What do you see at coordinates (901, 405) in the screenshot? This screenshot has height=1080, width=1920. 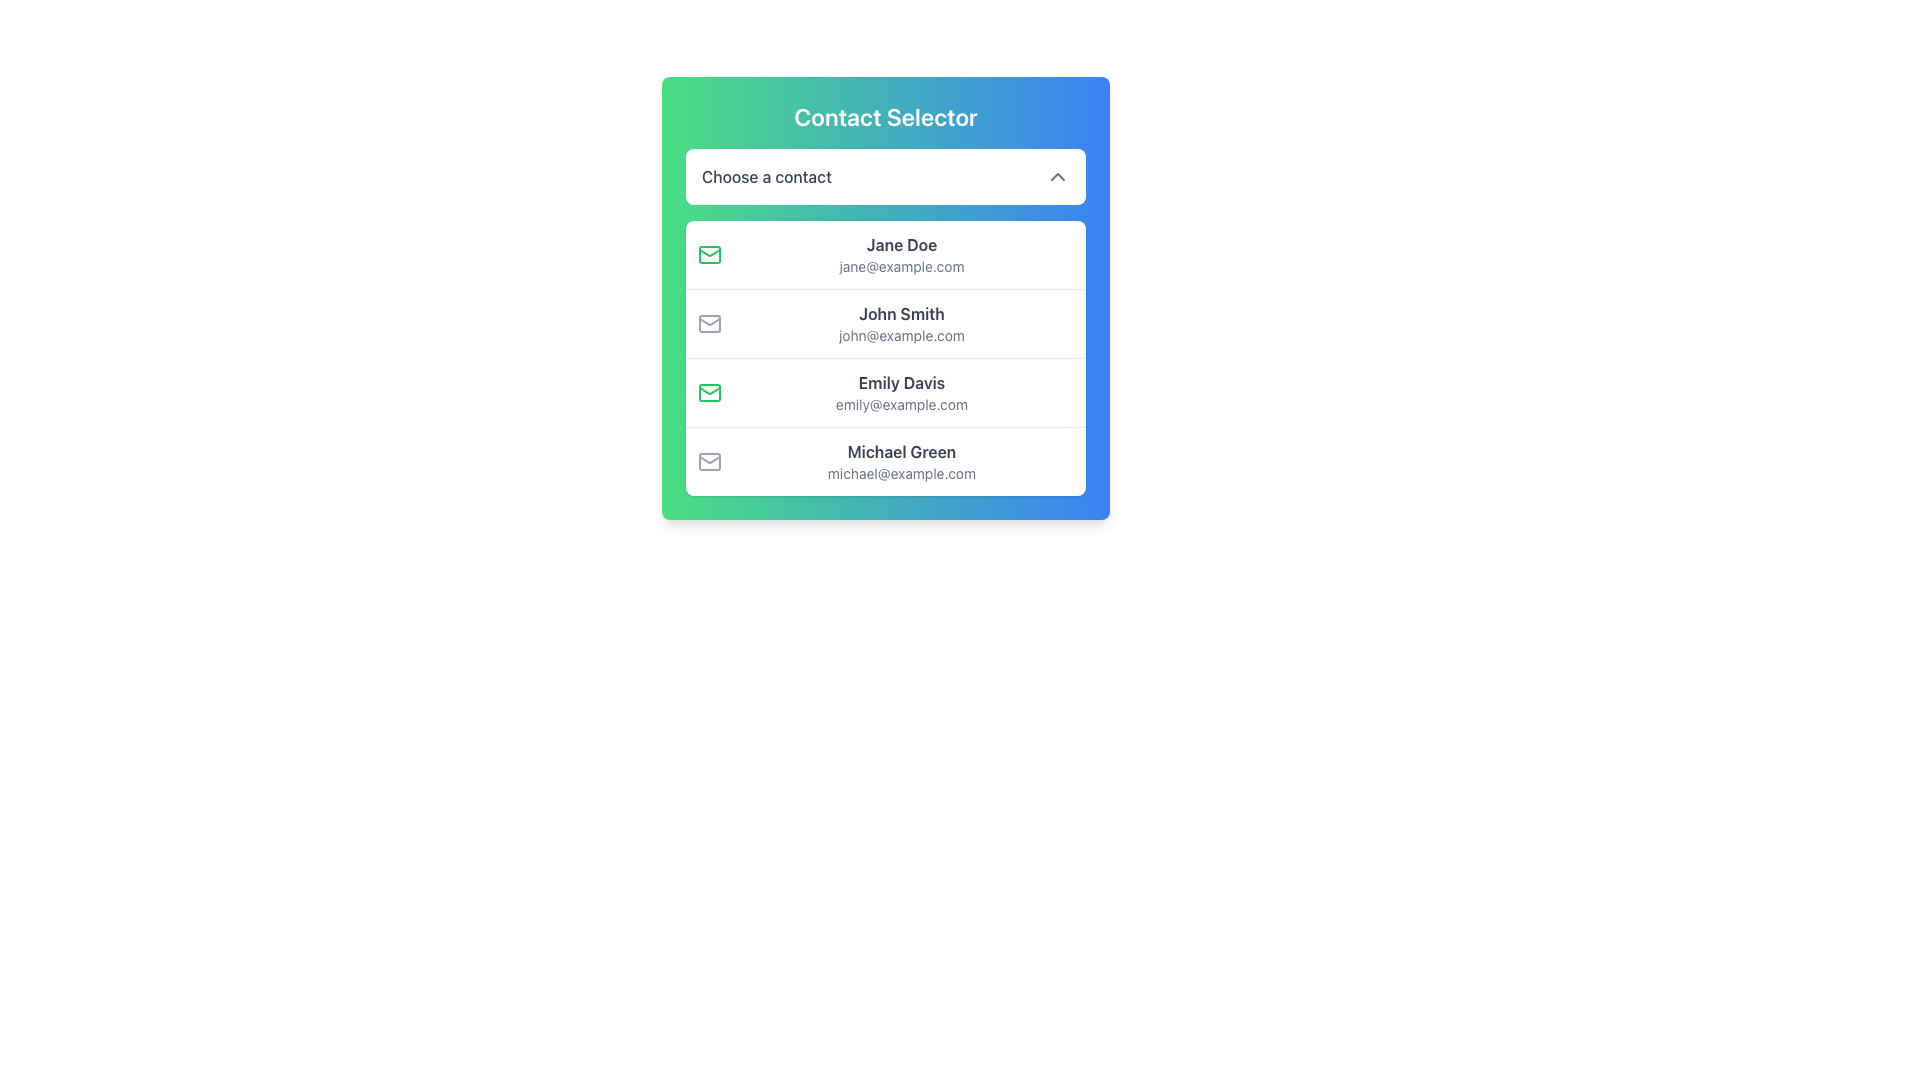 I see `email address 'emily@example.com' displayed in a smaller gray font, located directly underneath the name 'Emily Davis' within the third contact option of the contact list` at bounding box center [901, 405].